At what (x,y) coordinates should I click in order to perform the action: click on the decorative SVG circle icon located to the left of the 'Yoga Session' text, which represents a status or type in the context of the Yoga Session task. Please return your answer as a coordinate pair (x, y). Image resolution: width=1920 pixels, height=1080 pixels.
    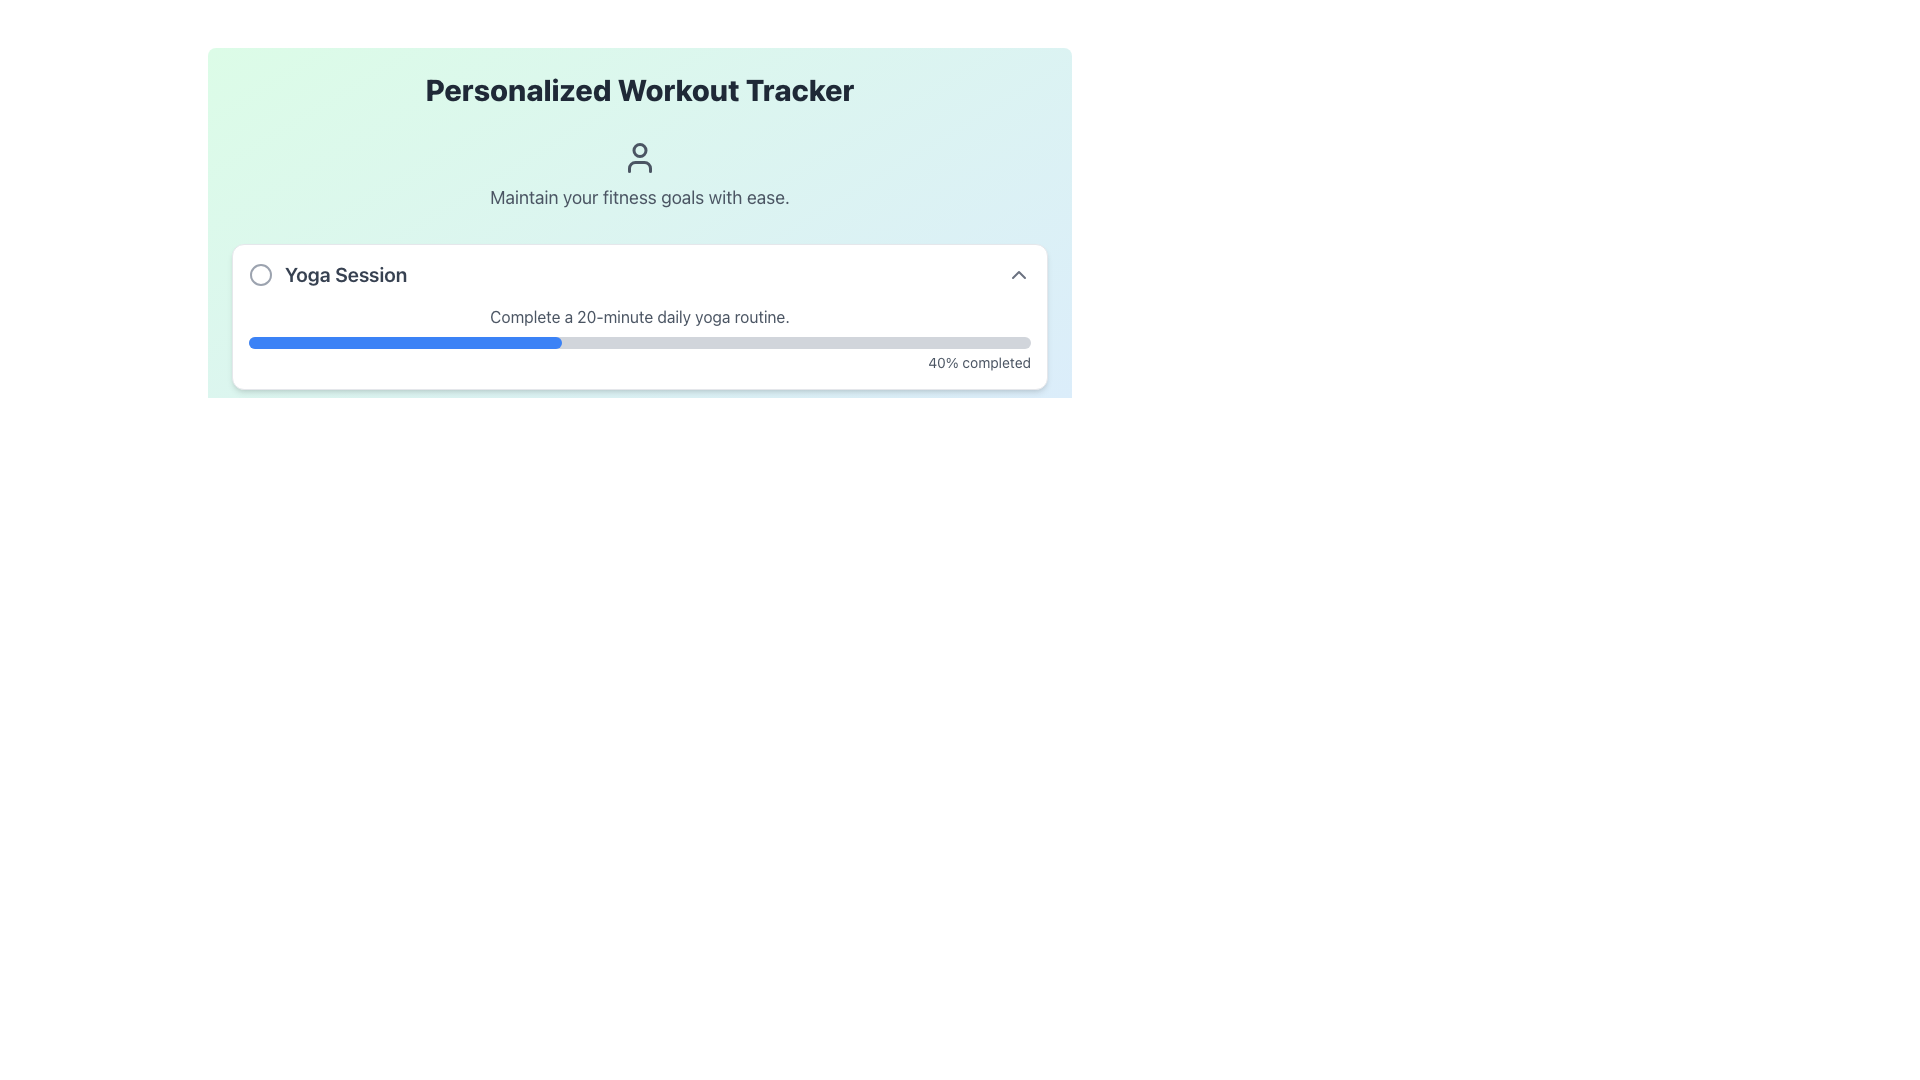
    Looking at the image, I should click on (259, 274).